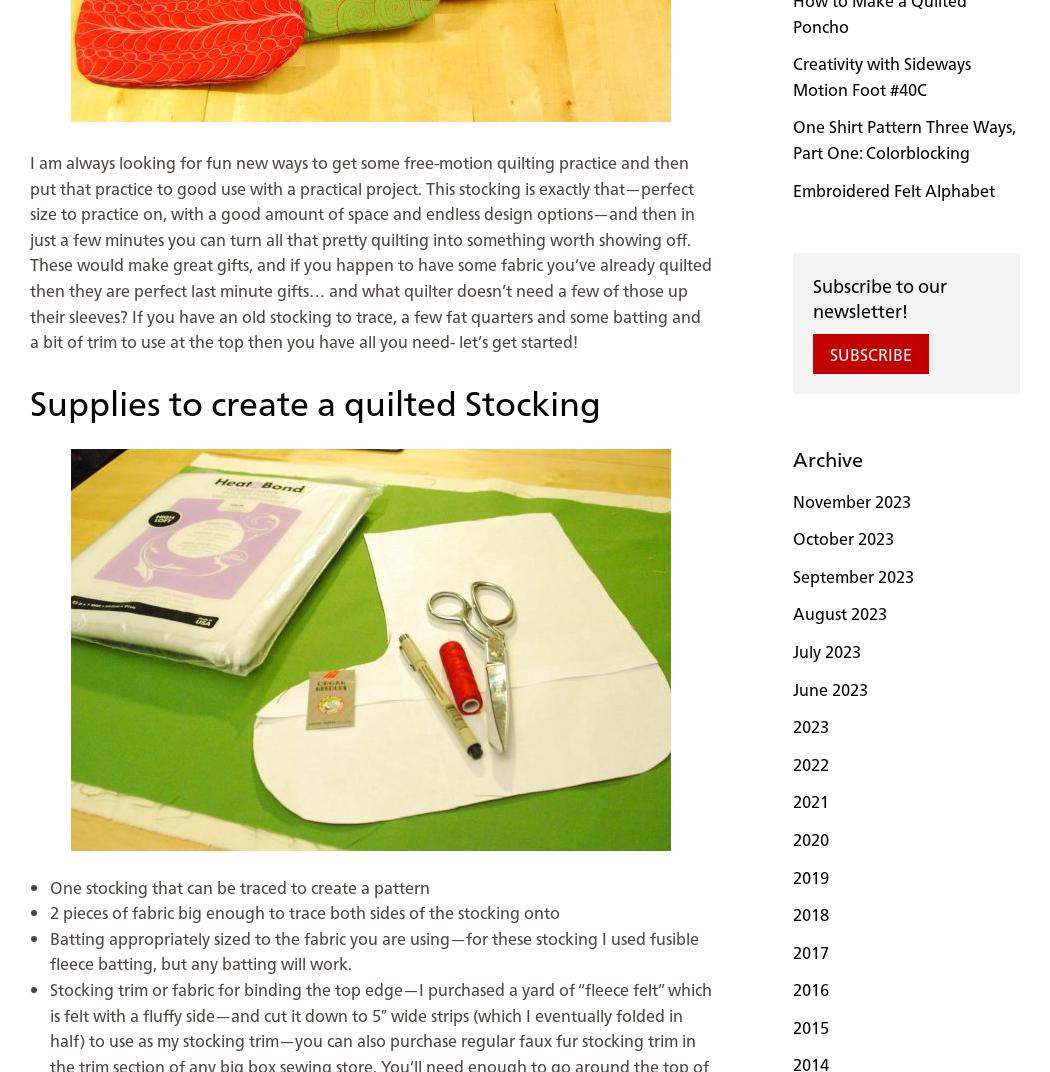 This screenshot has height=1072, width=1050. Describe the element at coordinates (93, 122) in the screenshot. I see `'flygirl'` at that location.